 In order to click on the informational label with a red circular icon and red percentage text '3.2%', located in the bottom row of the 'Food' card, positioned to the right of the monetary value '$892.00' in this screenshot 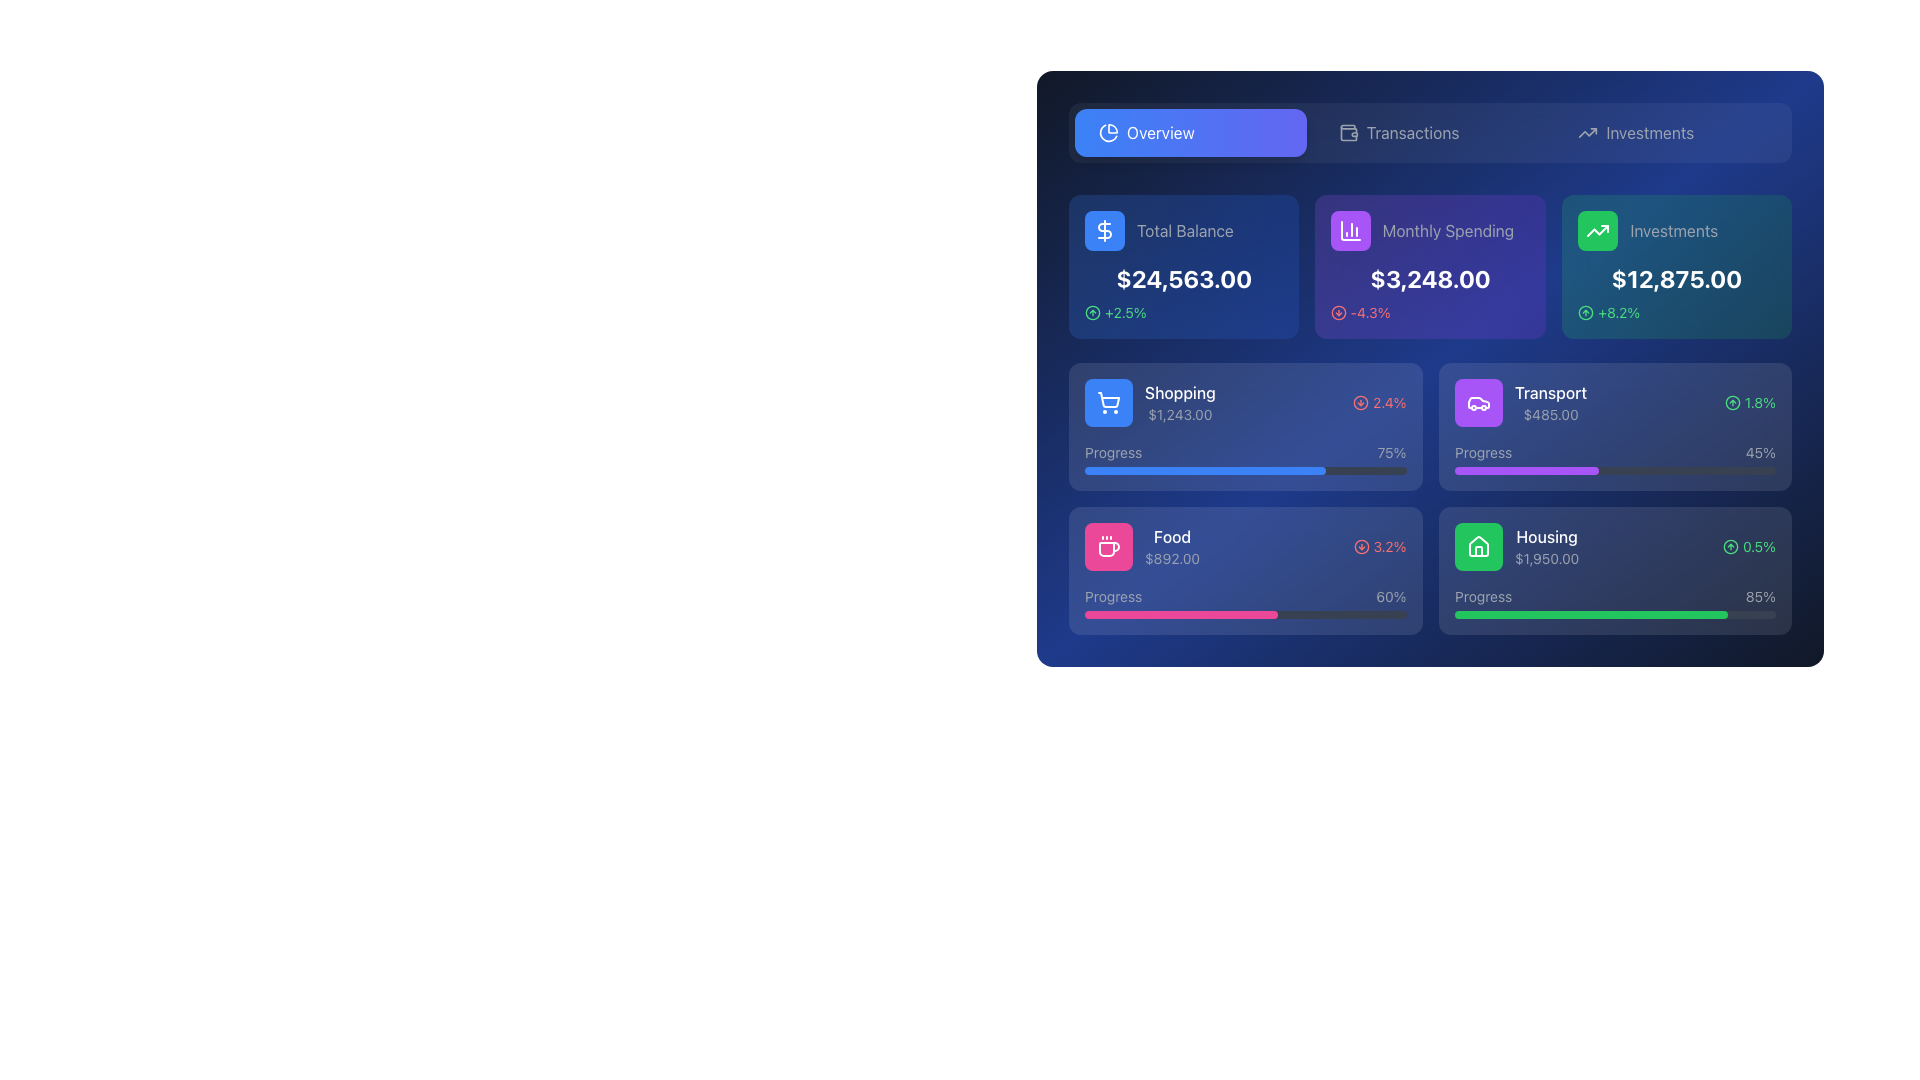, I will do `click(1379, 547)`.